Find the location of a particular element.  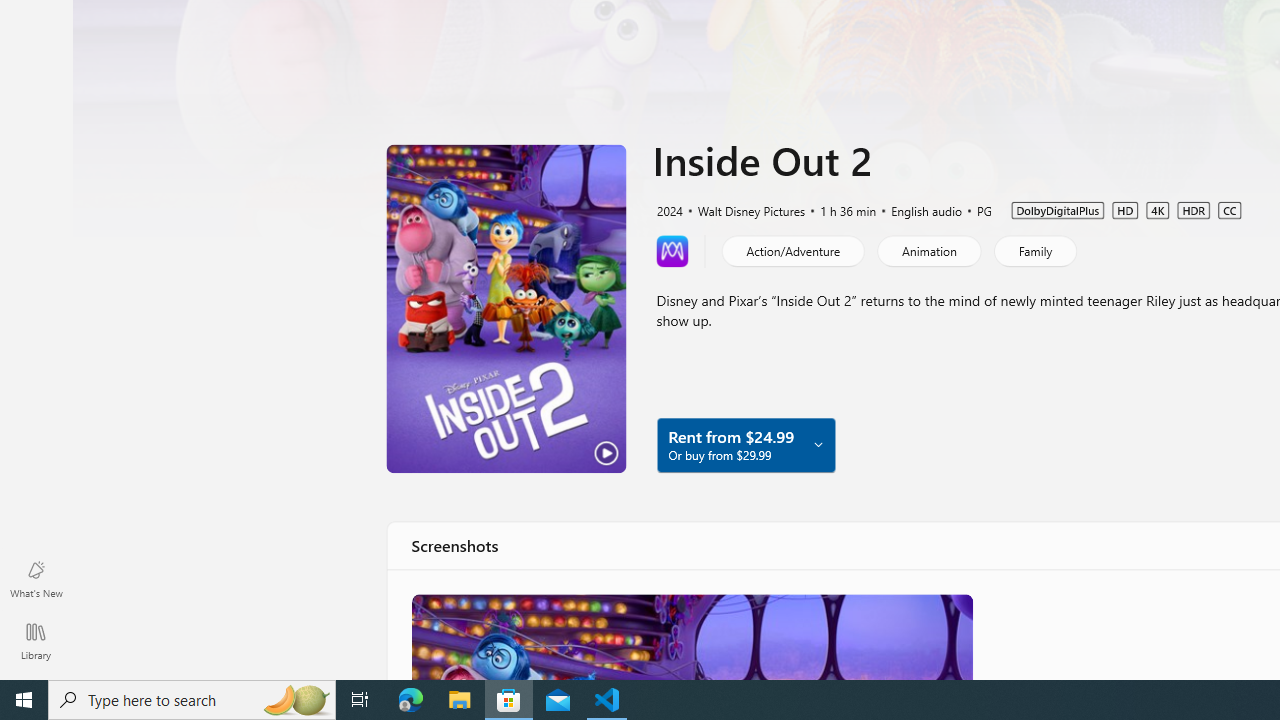

'Walt Disney Pictures' is located at coordinates (742, 209).